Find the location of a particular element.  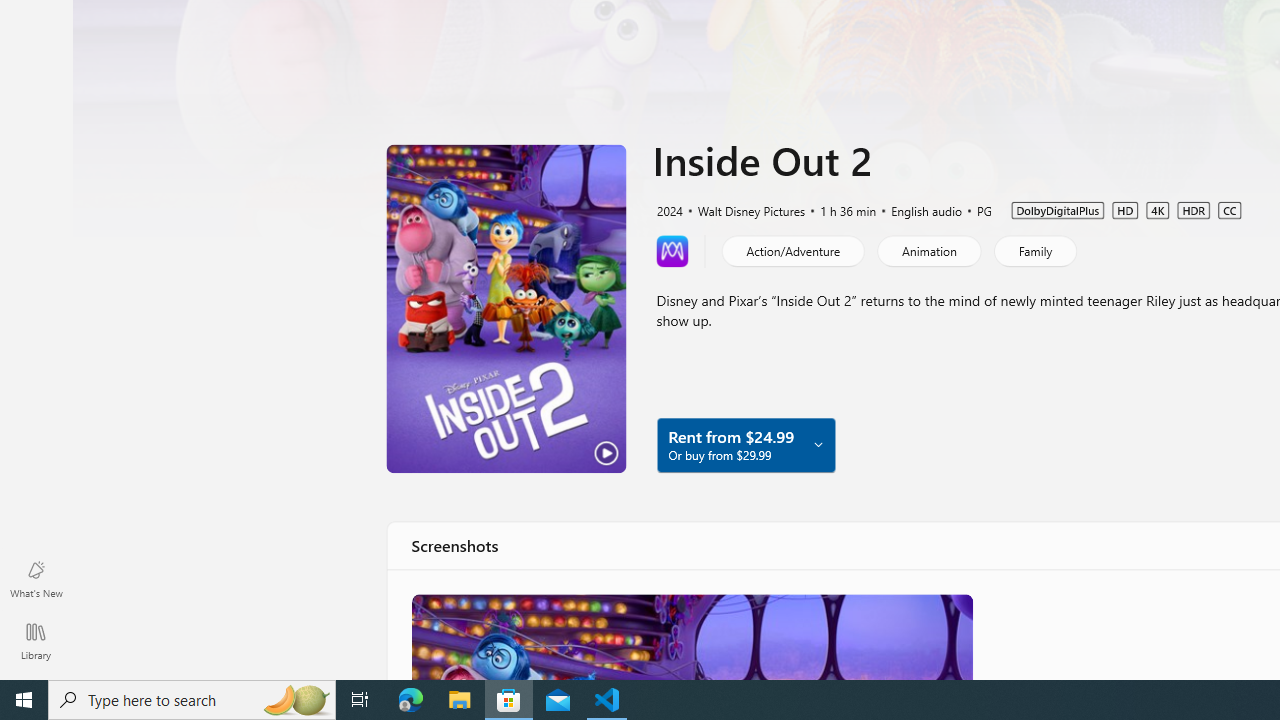

'Walt Disney Pictures' is located at coordinates (742, 209).